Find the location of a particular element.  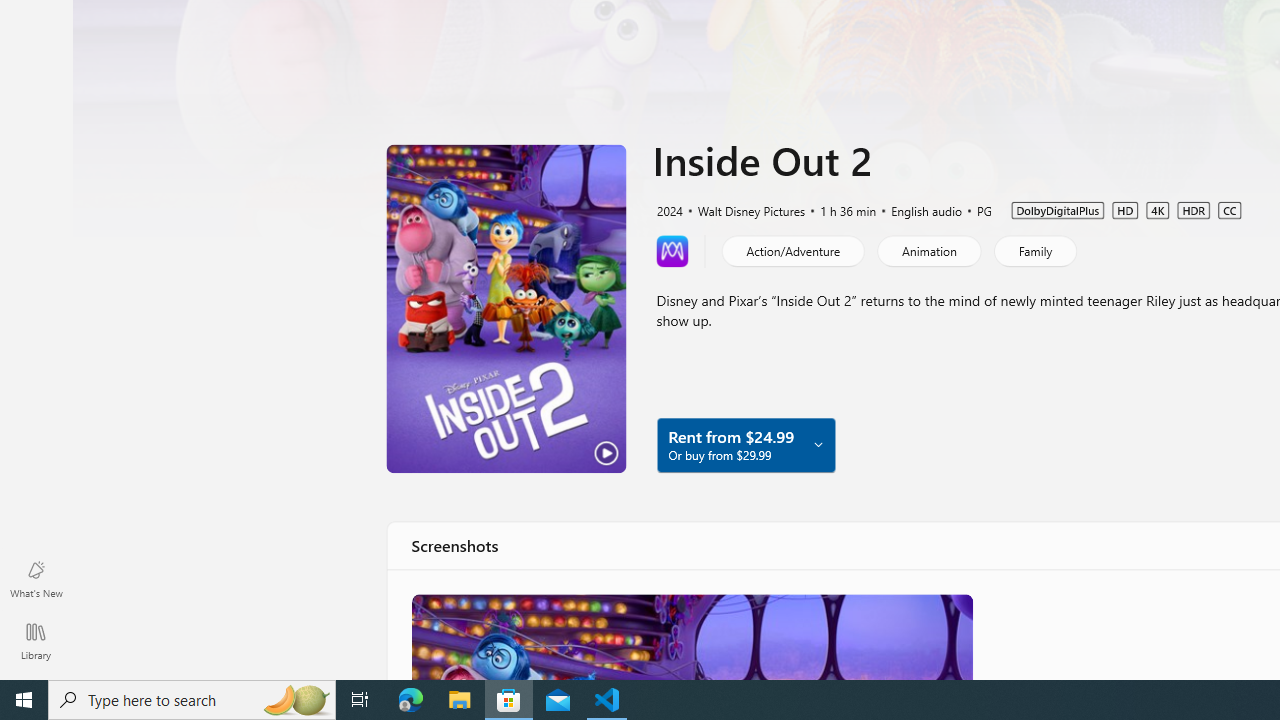

'Walt Disney Pictures' is located at coordinates (742, 209).